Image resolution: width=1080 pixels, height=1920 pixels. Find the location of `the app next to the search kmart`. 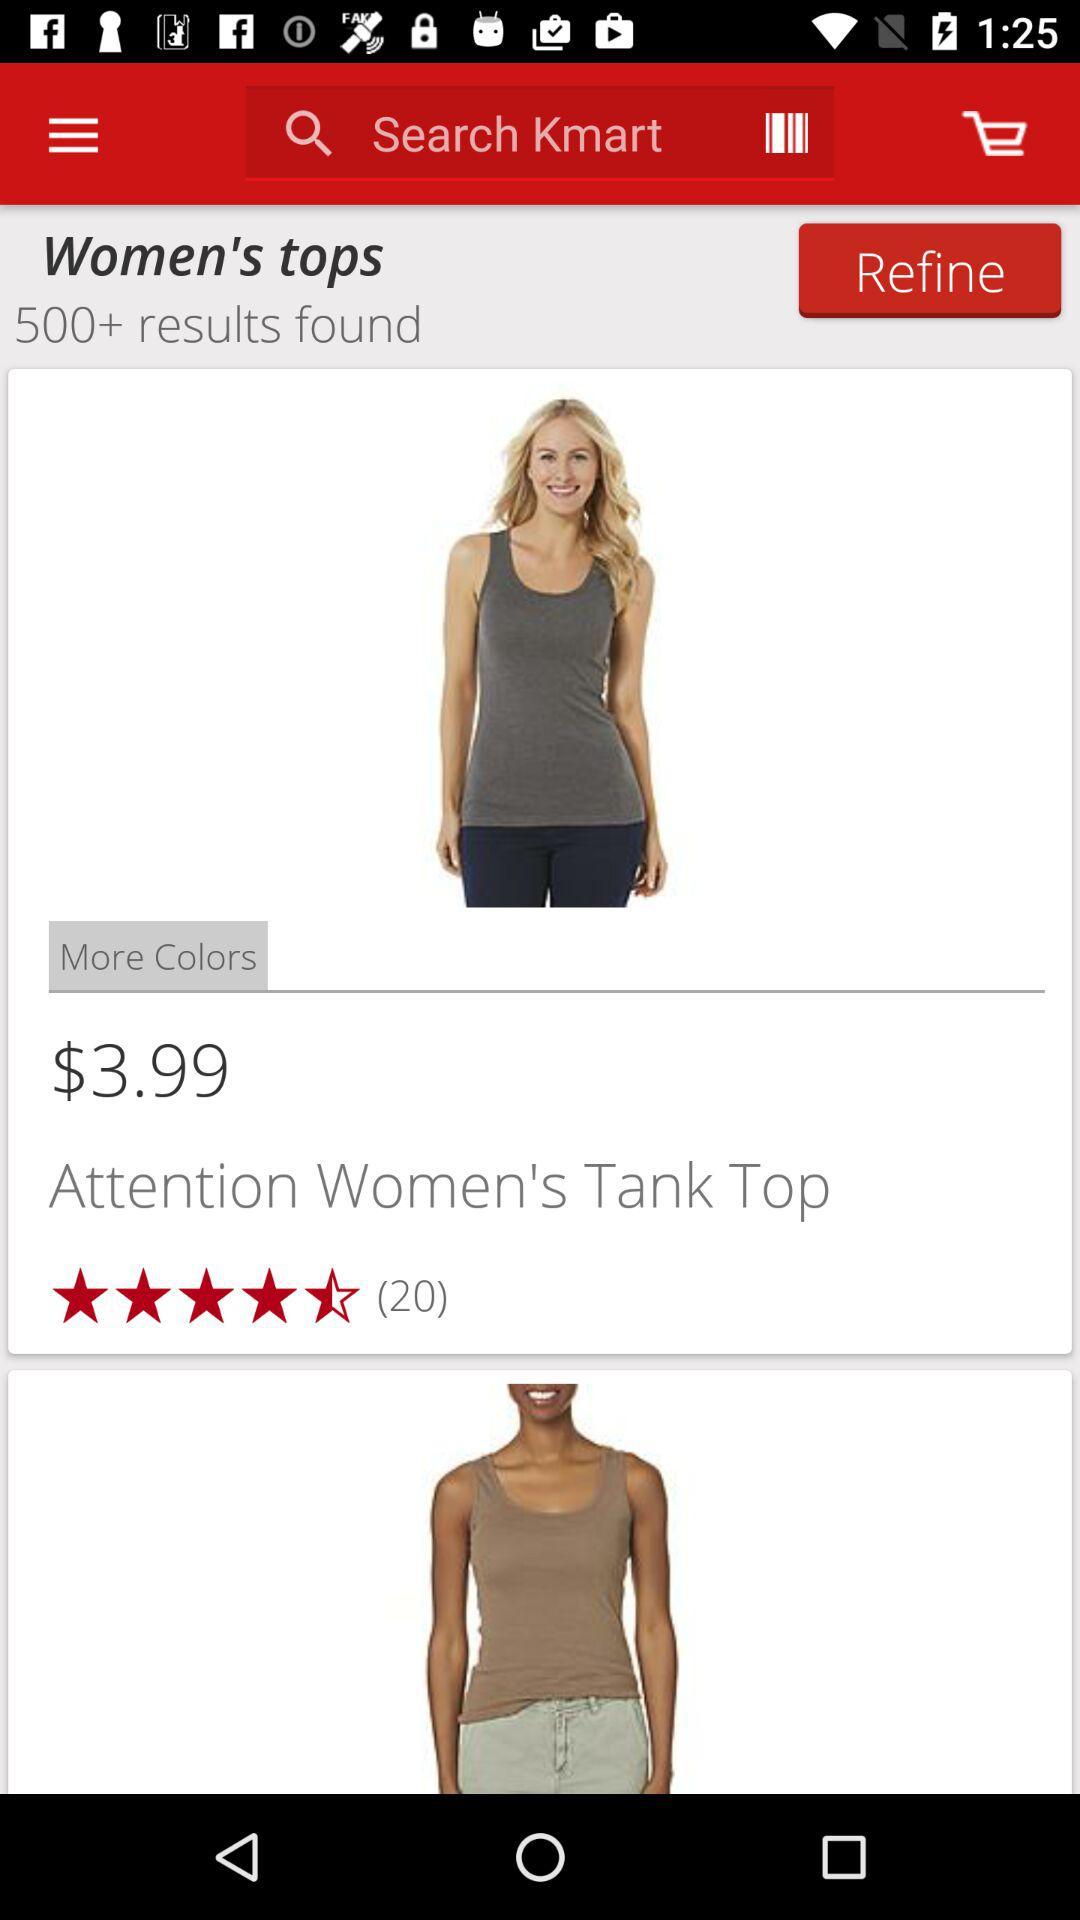

the app next to the search kmart is located at coordinates (785, 132).